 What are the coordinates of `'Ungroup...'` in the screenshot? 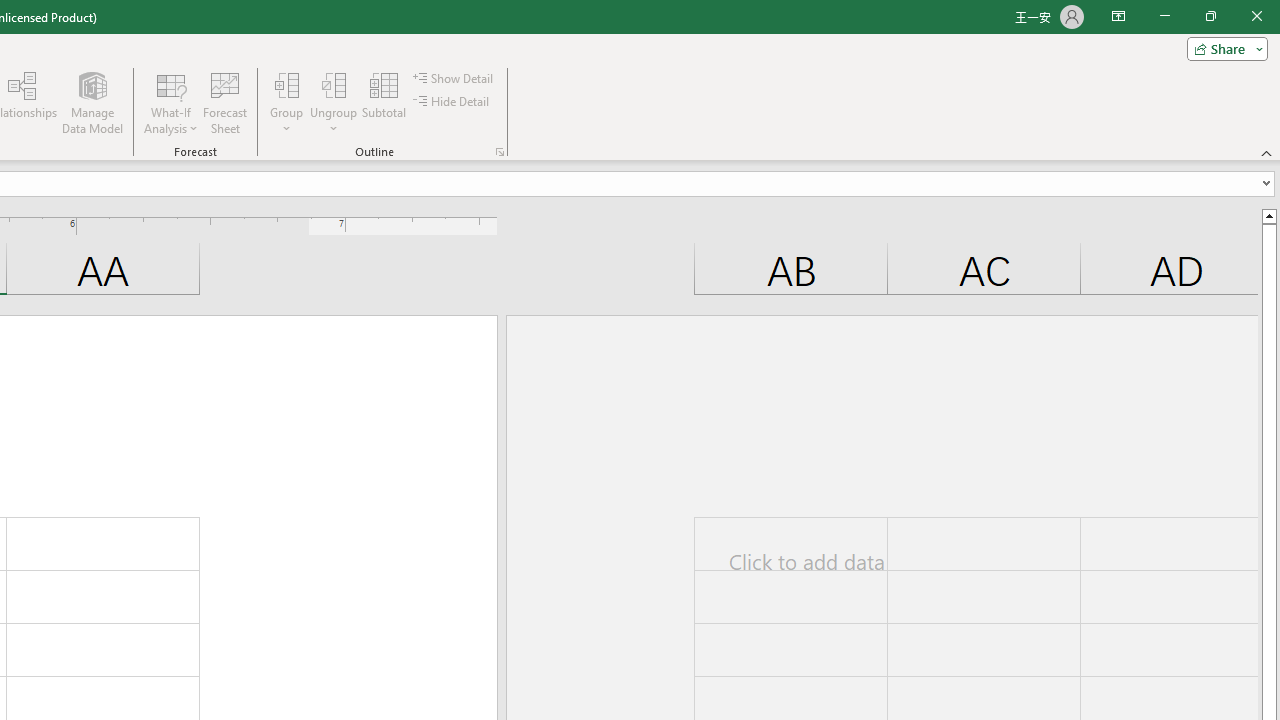 It's located at (334, 103).